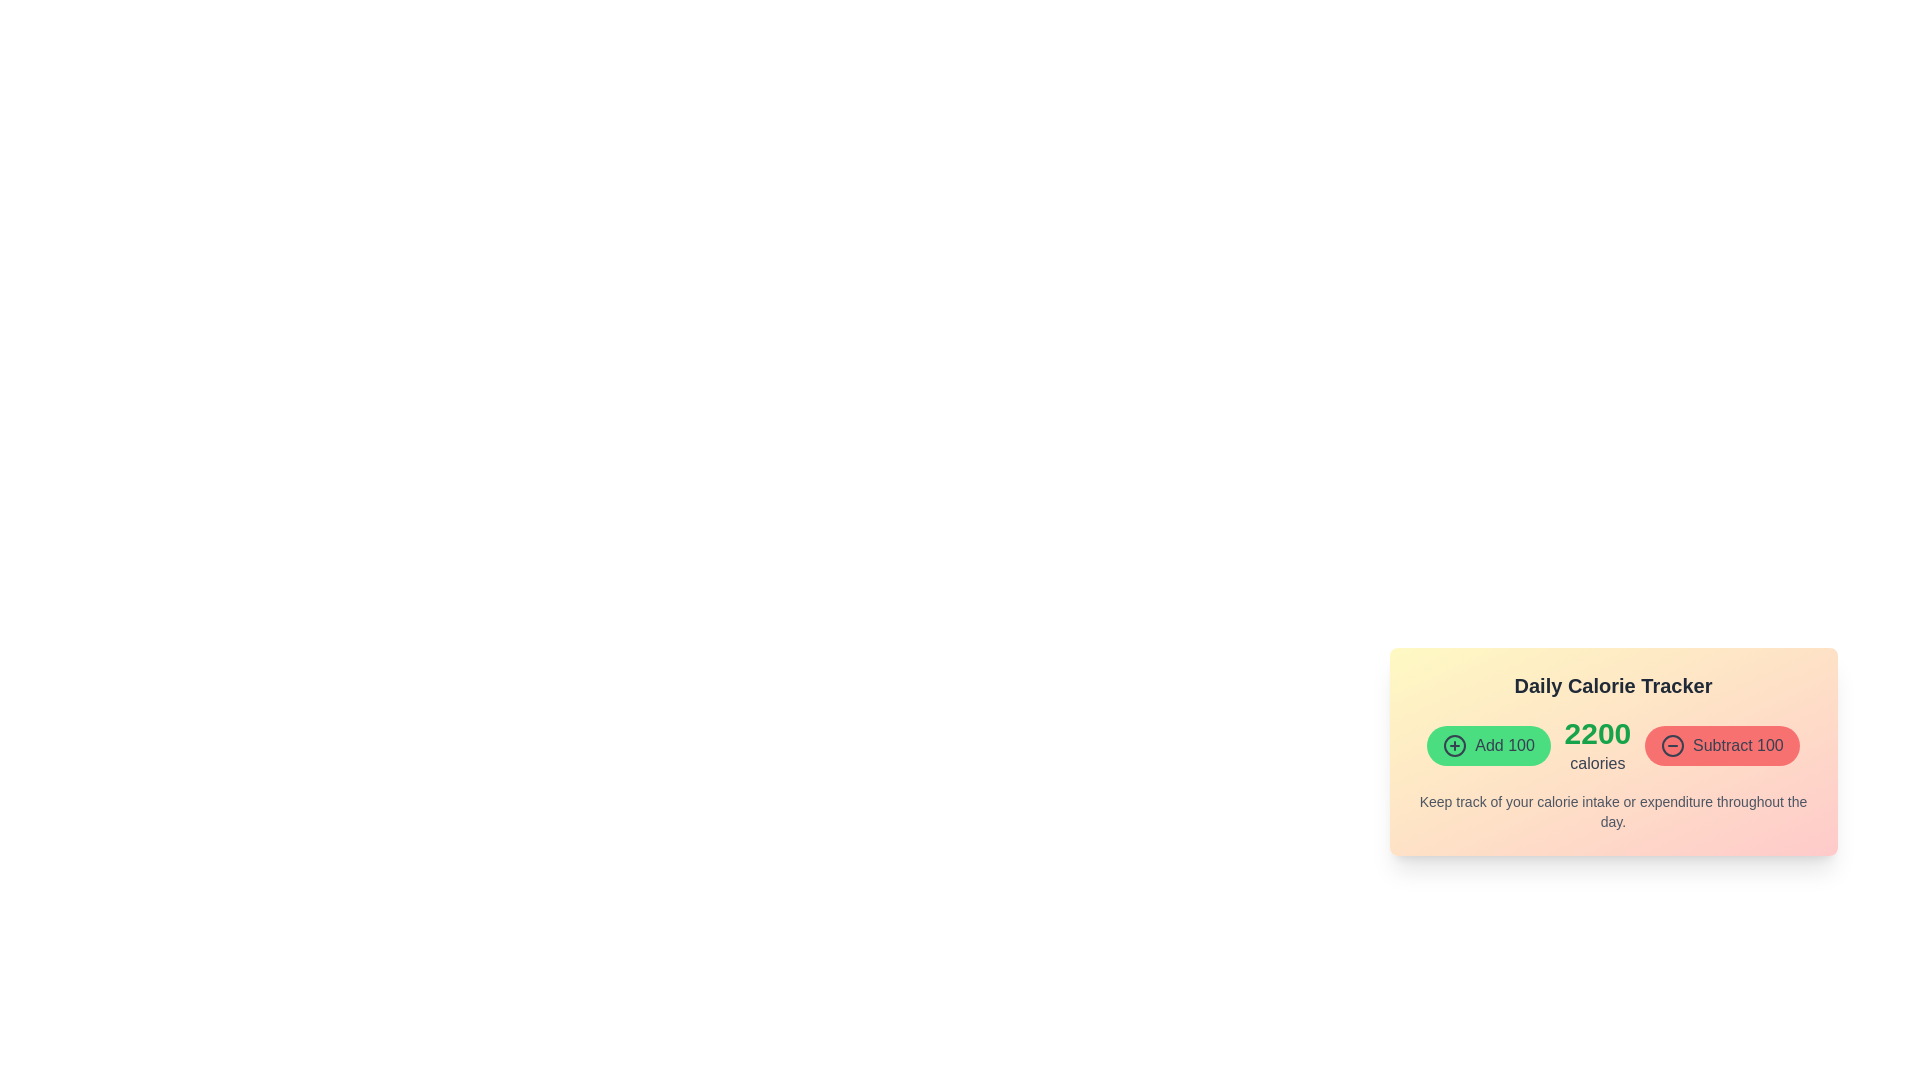  What do you see at coordinates (1488, 745) in the screenshot?
I see `the leftmost button that increments the calorie count by 100, located to the left of the '2200 calories' display and to the right of the 'Daily Calorie Tracker' heading` at bounding box center [1488, 745].